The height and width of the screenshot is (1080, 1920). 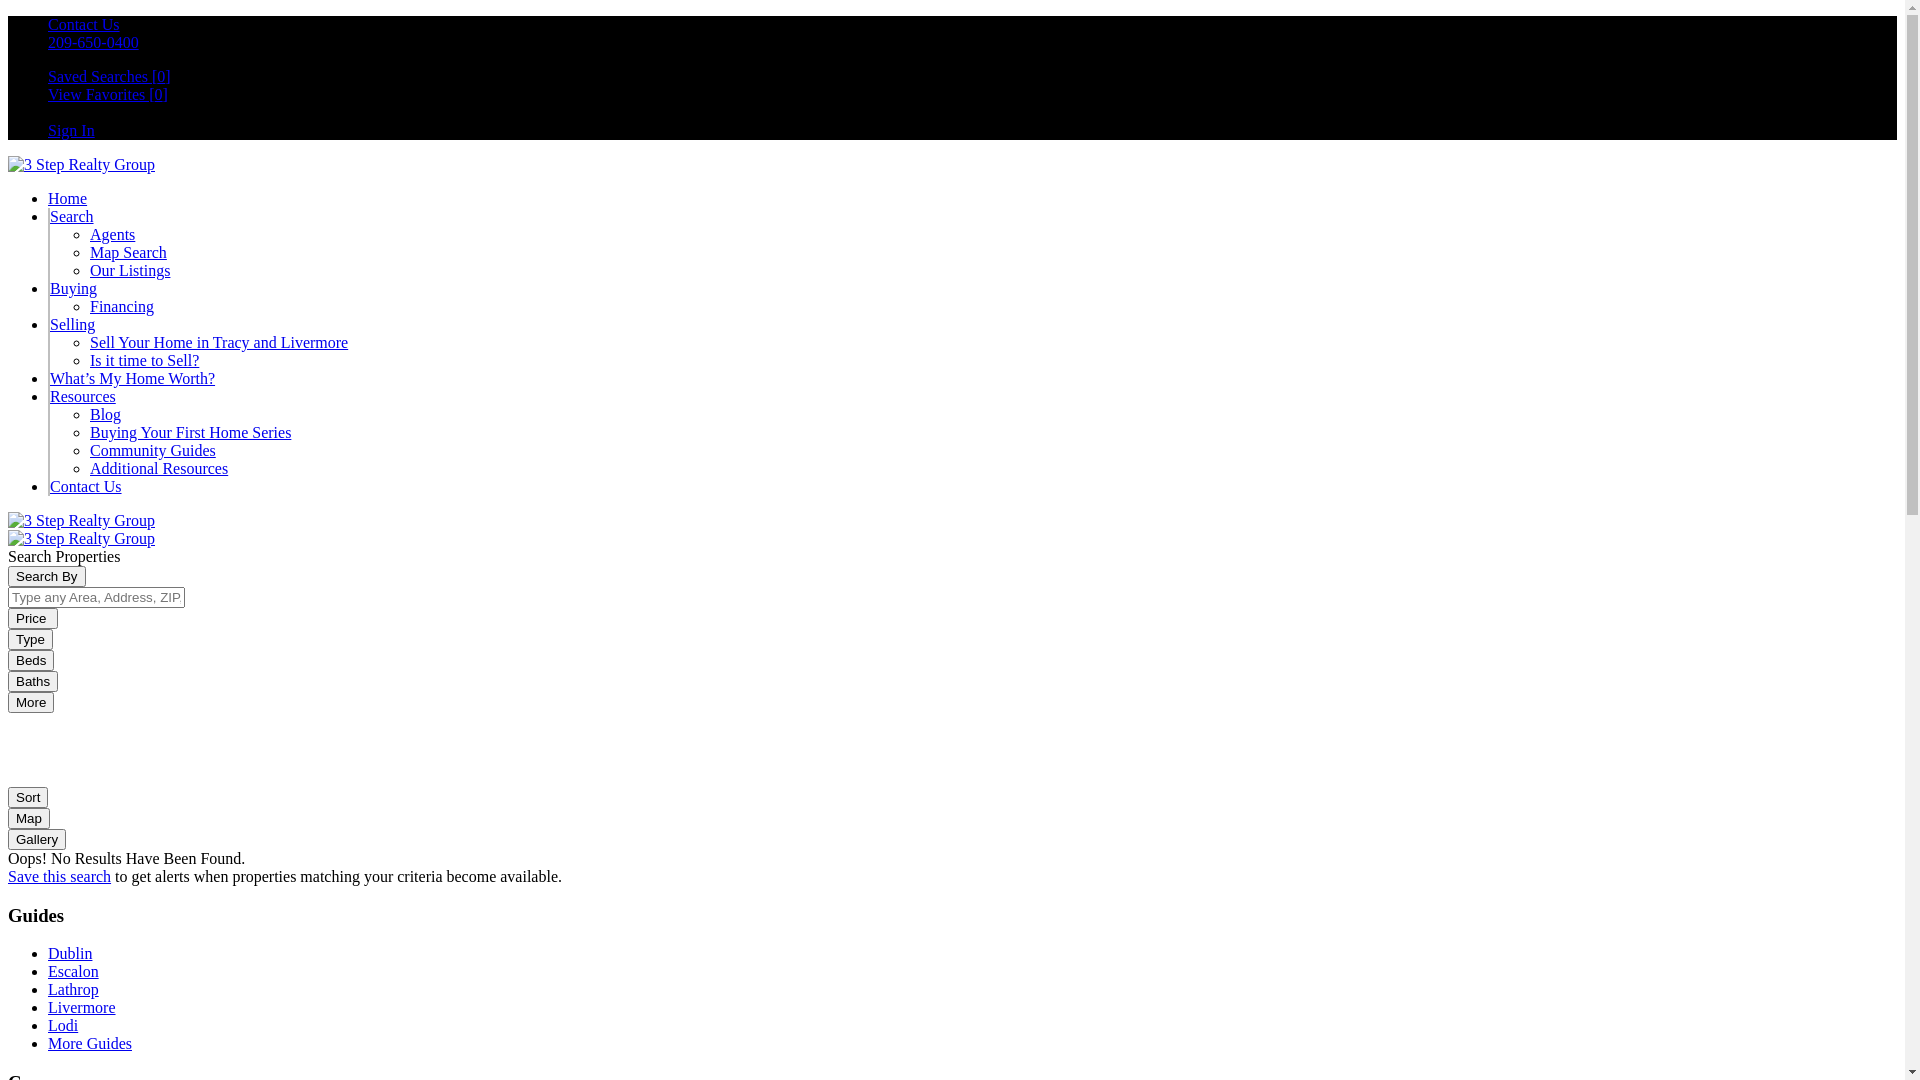 I want to click on '209-650-0400', so click(x=48, y=42).